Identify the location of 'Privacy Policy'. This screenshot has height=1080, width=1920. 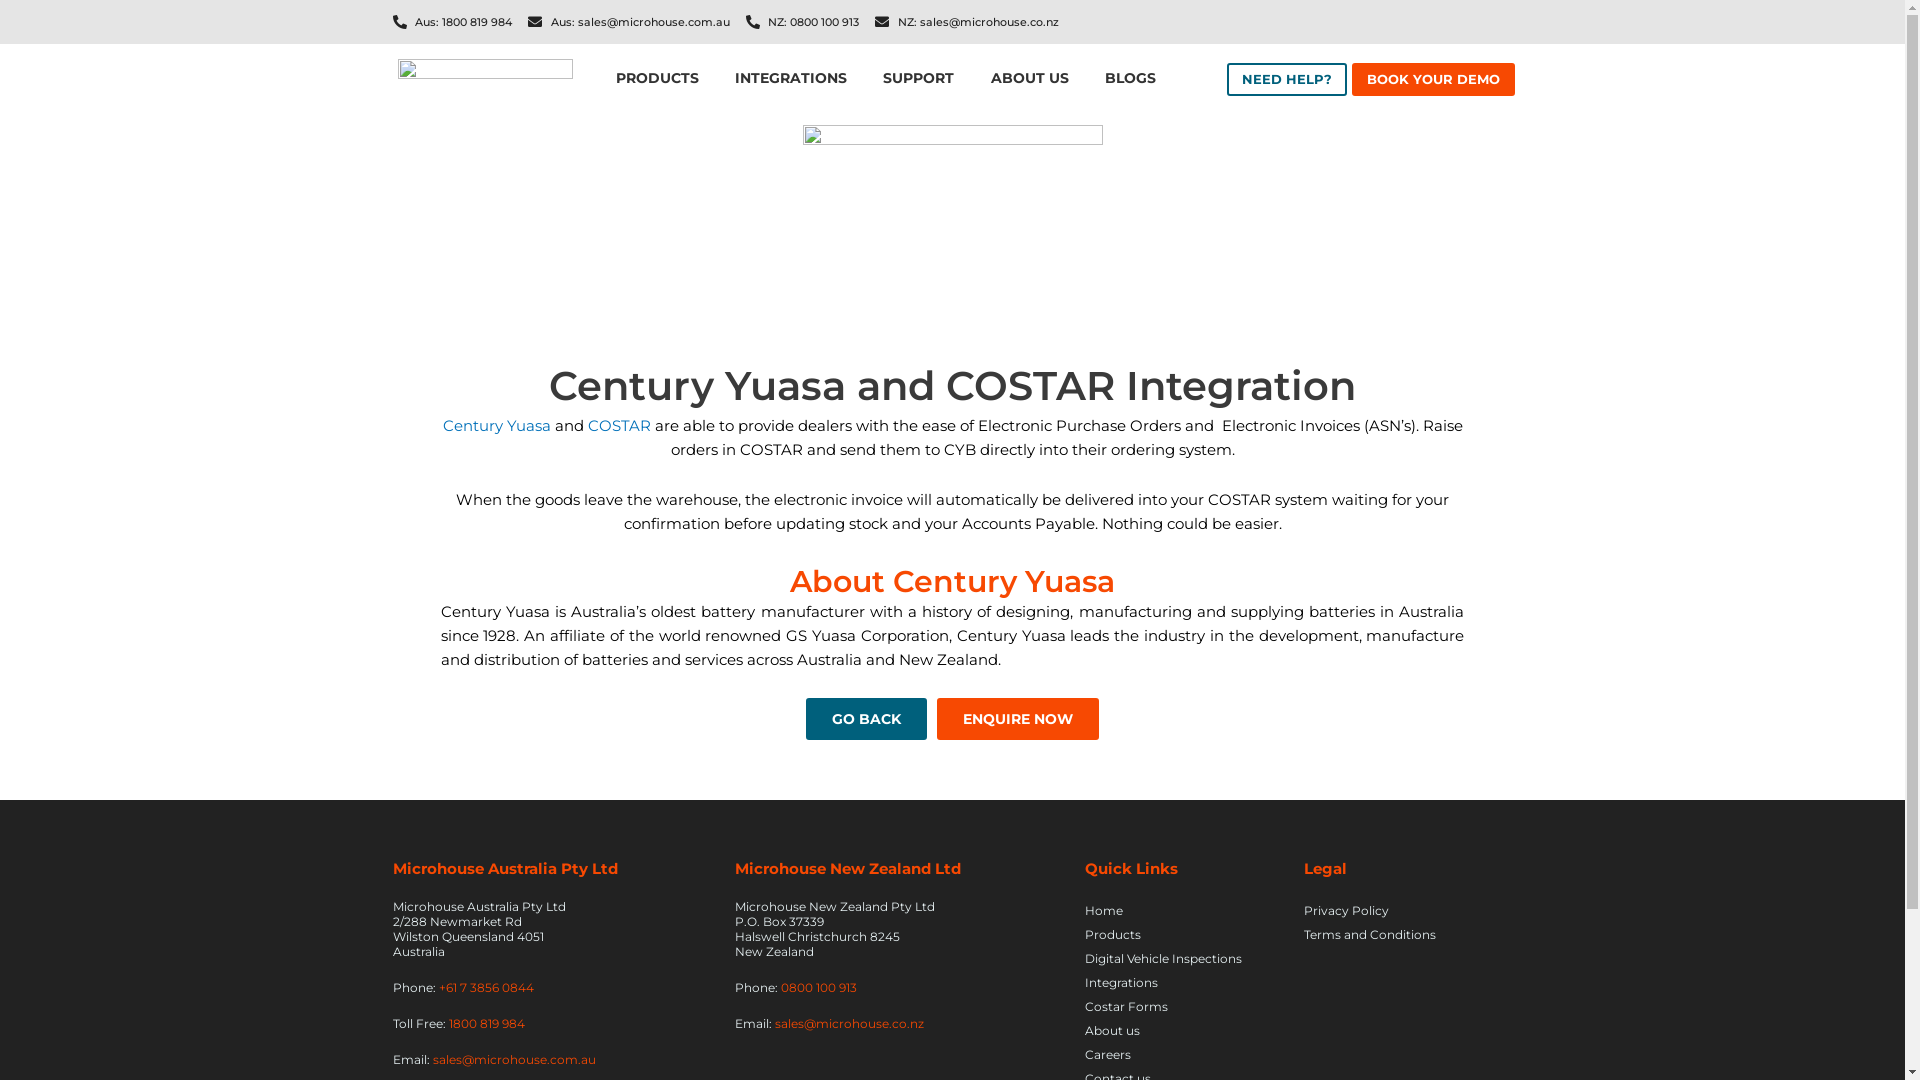
(1304, 910).